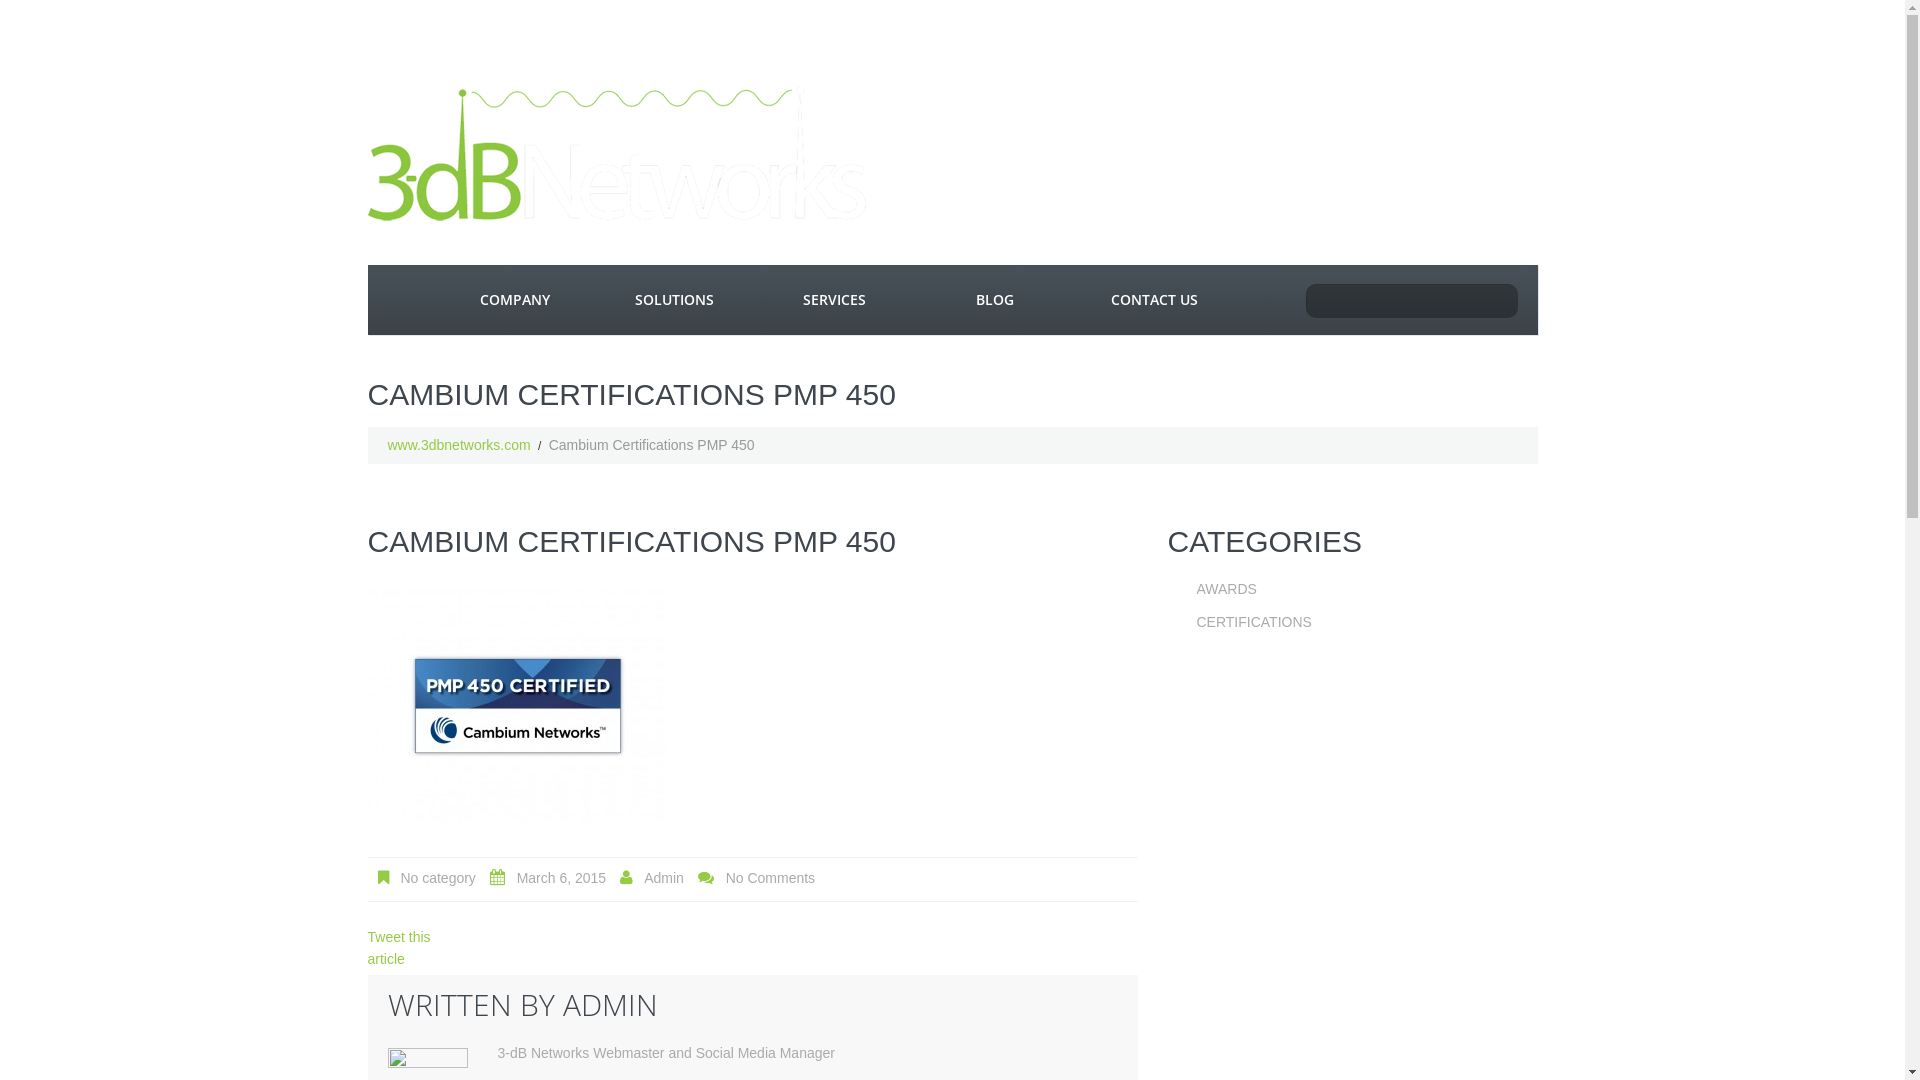  Describe the element at coordinates (608, 1004) in the screenshot. I see `'ADMIN'` at that location.